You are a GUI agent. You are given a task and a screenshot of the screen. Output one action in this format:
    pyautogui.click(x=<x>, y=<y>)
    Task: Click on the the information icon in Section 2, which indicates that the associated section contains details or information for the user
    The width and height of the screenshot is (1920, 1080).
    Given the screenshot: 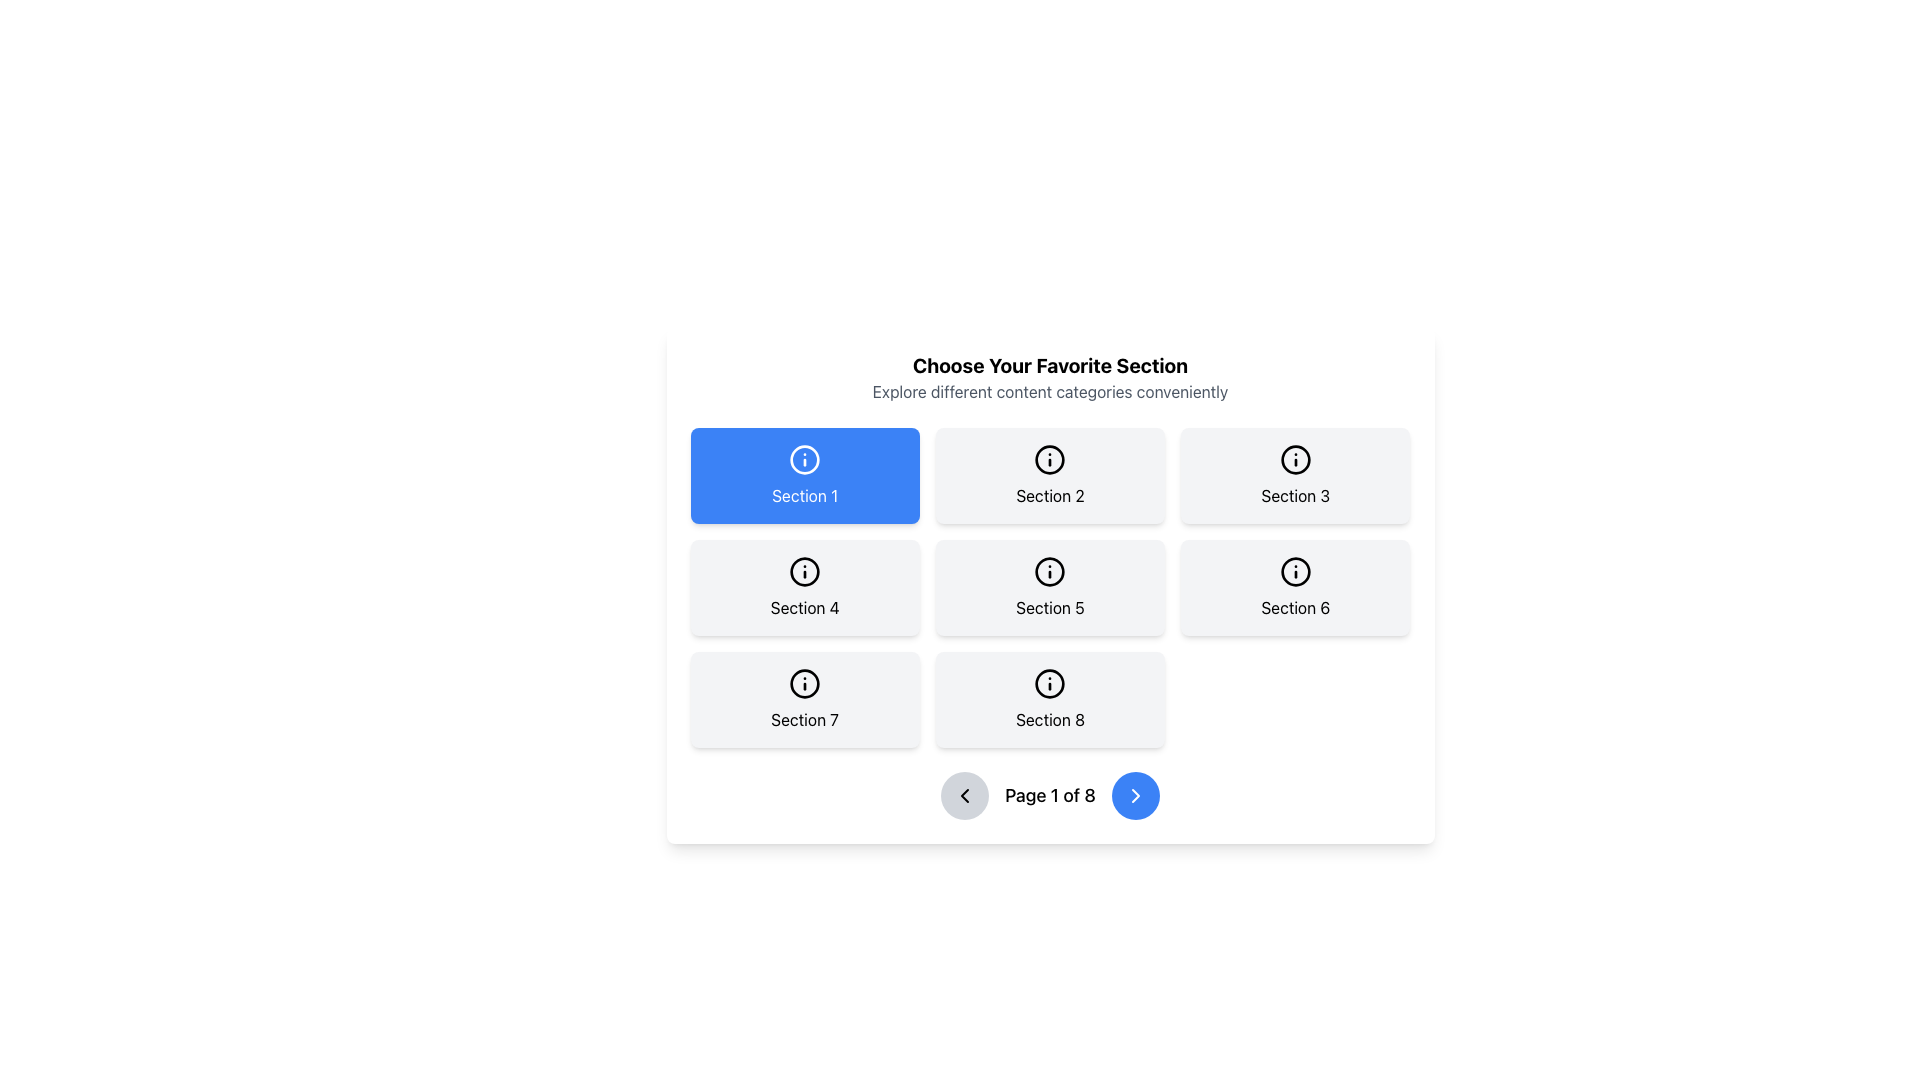 What is the action you would take?
    pyautogui.click(x=1049, y=459)
    